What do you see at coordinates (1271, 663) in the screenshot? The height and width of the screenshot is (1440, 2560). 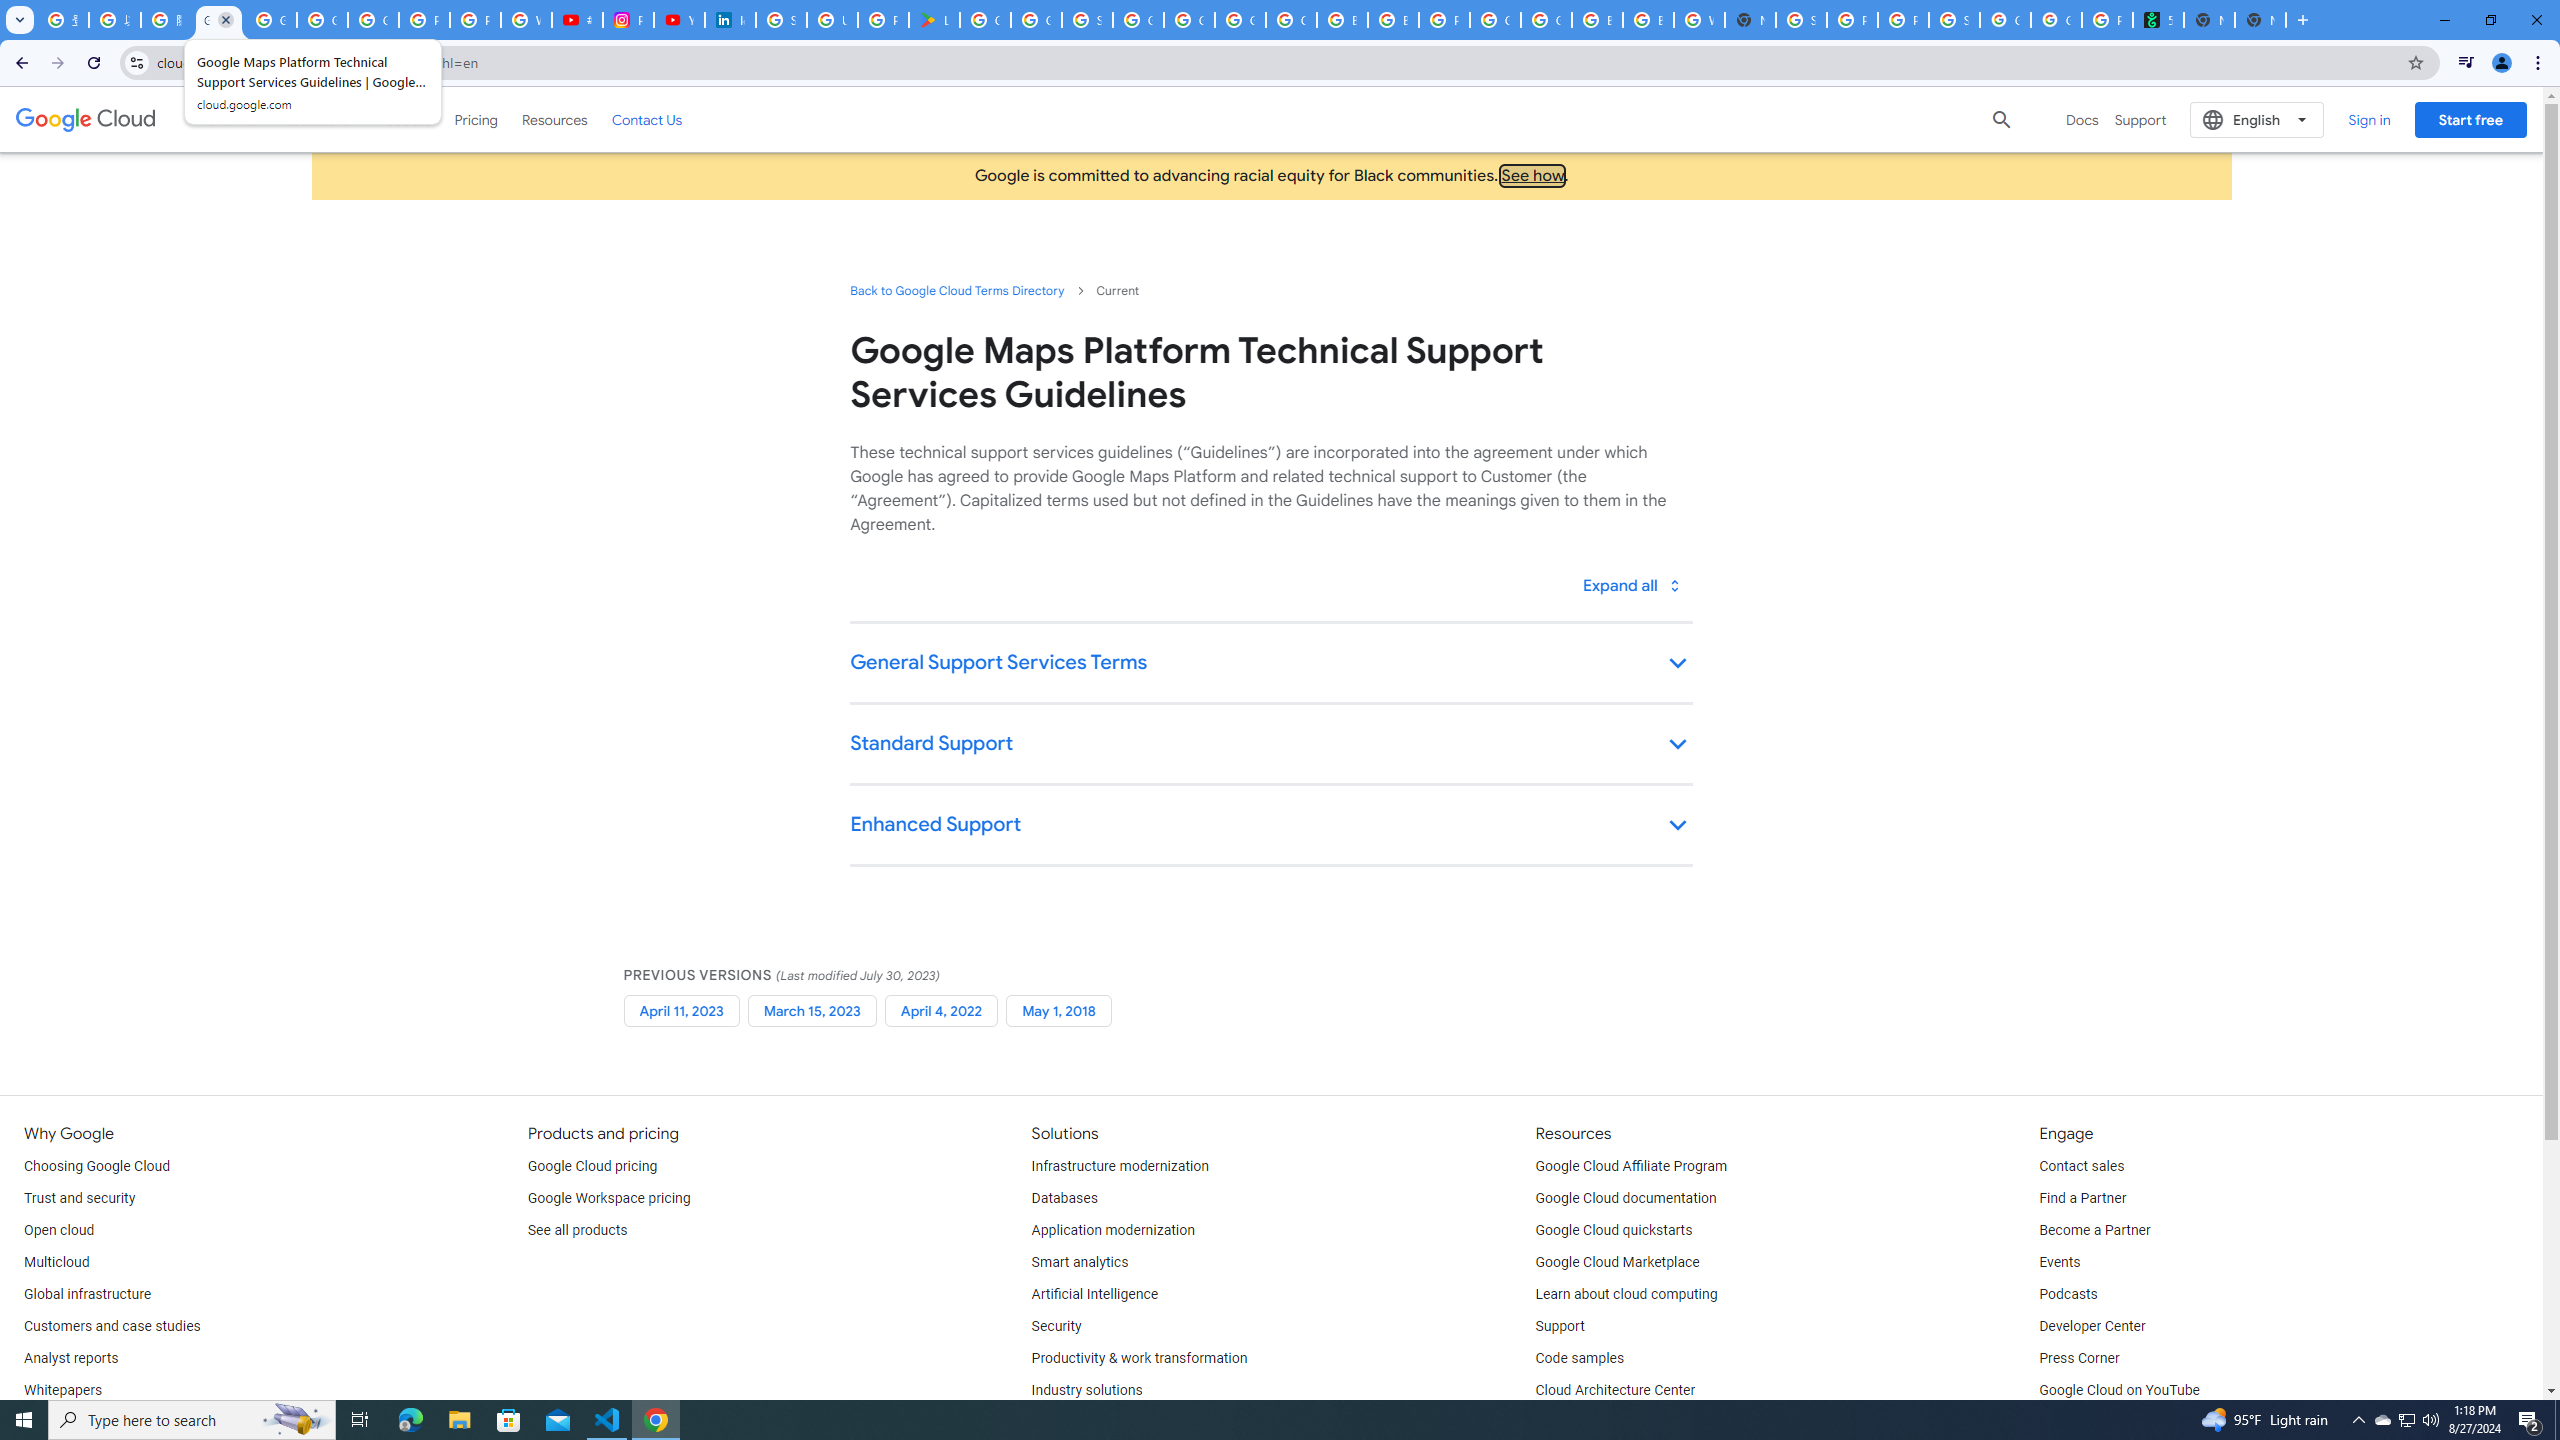 I see `'General Support Services Terms keyboard_arrow_down'` at bounding box center [1271, 663].